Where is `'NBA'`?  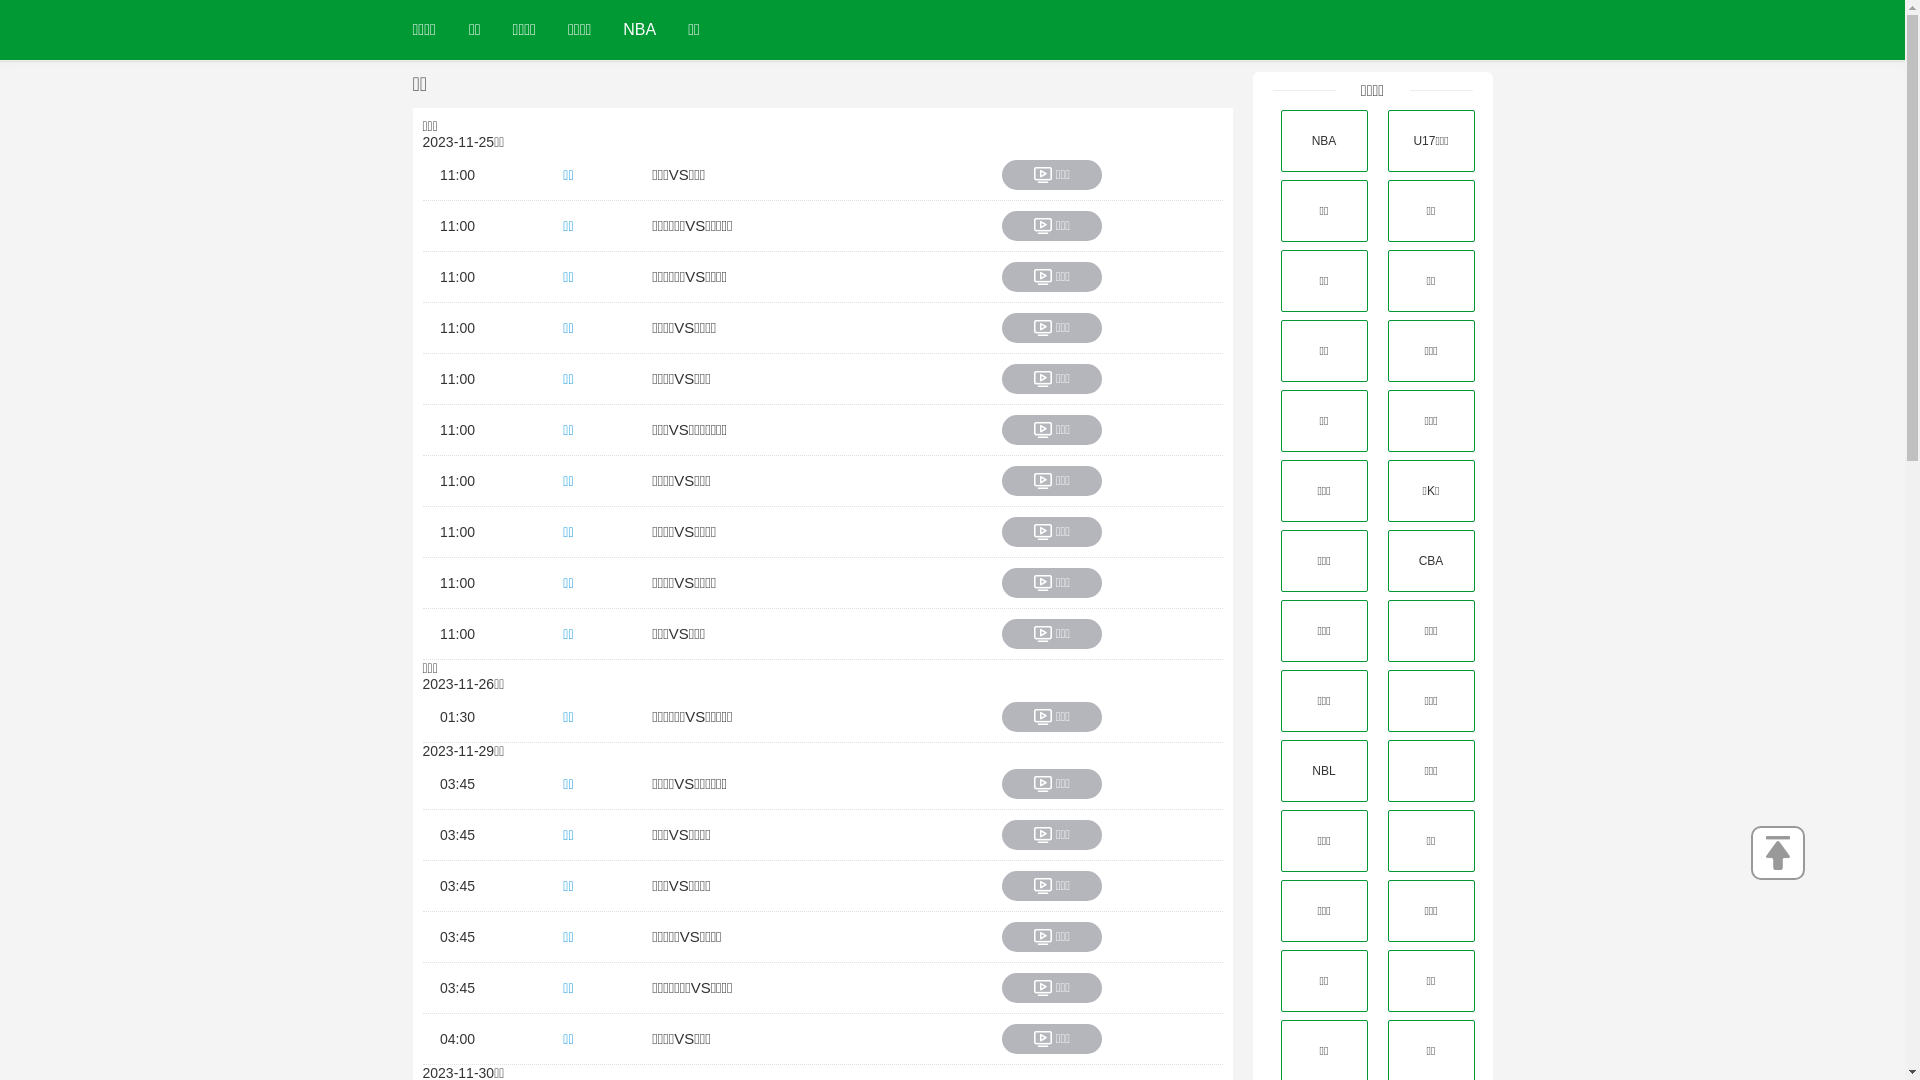 'NBA' is located at coordinates (638, 30).